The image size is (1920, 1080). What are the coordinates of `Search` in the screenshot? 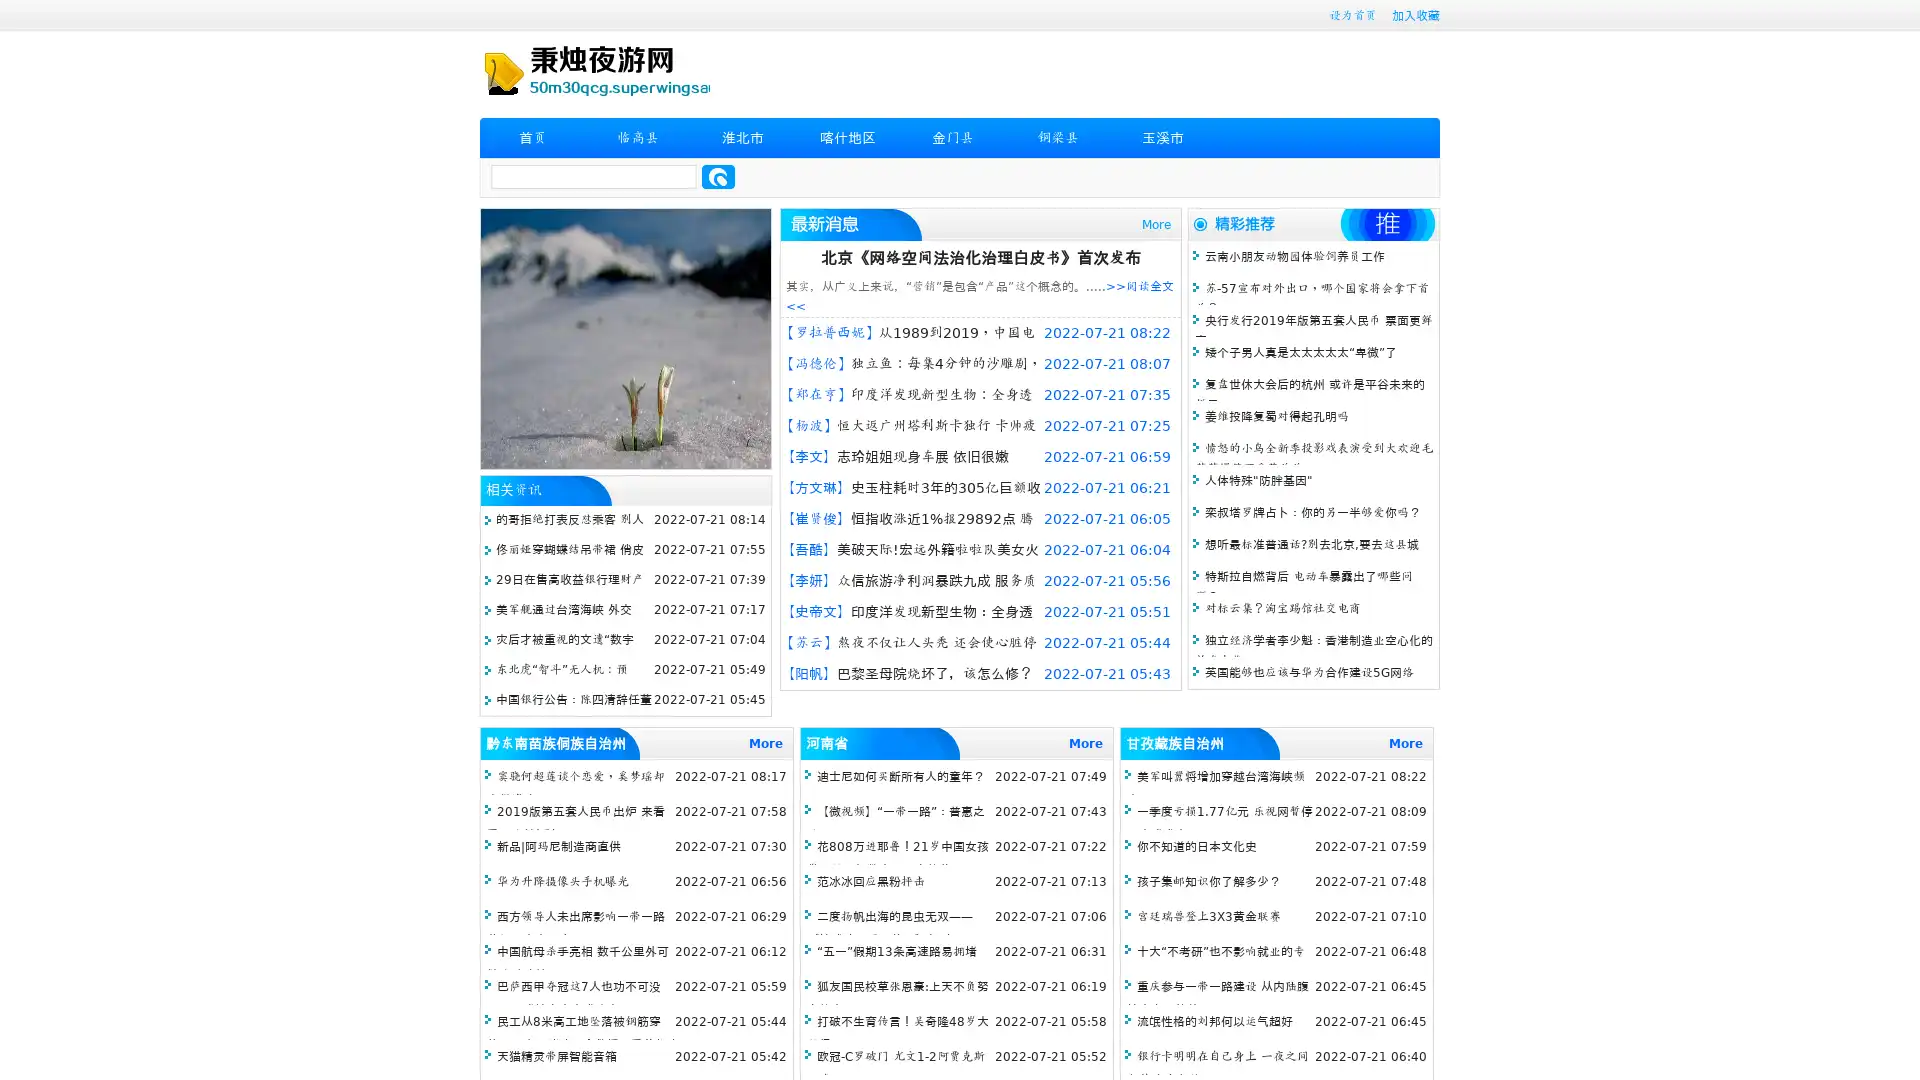 It's located at (718, 176).